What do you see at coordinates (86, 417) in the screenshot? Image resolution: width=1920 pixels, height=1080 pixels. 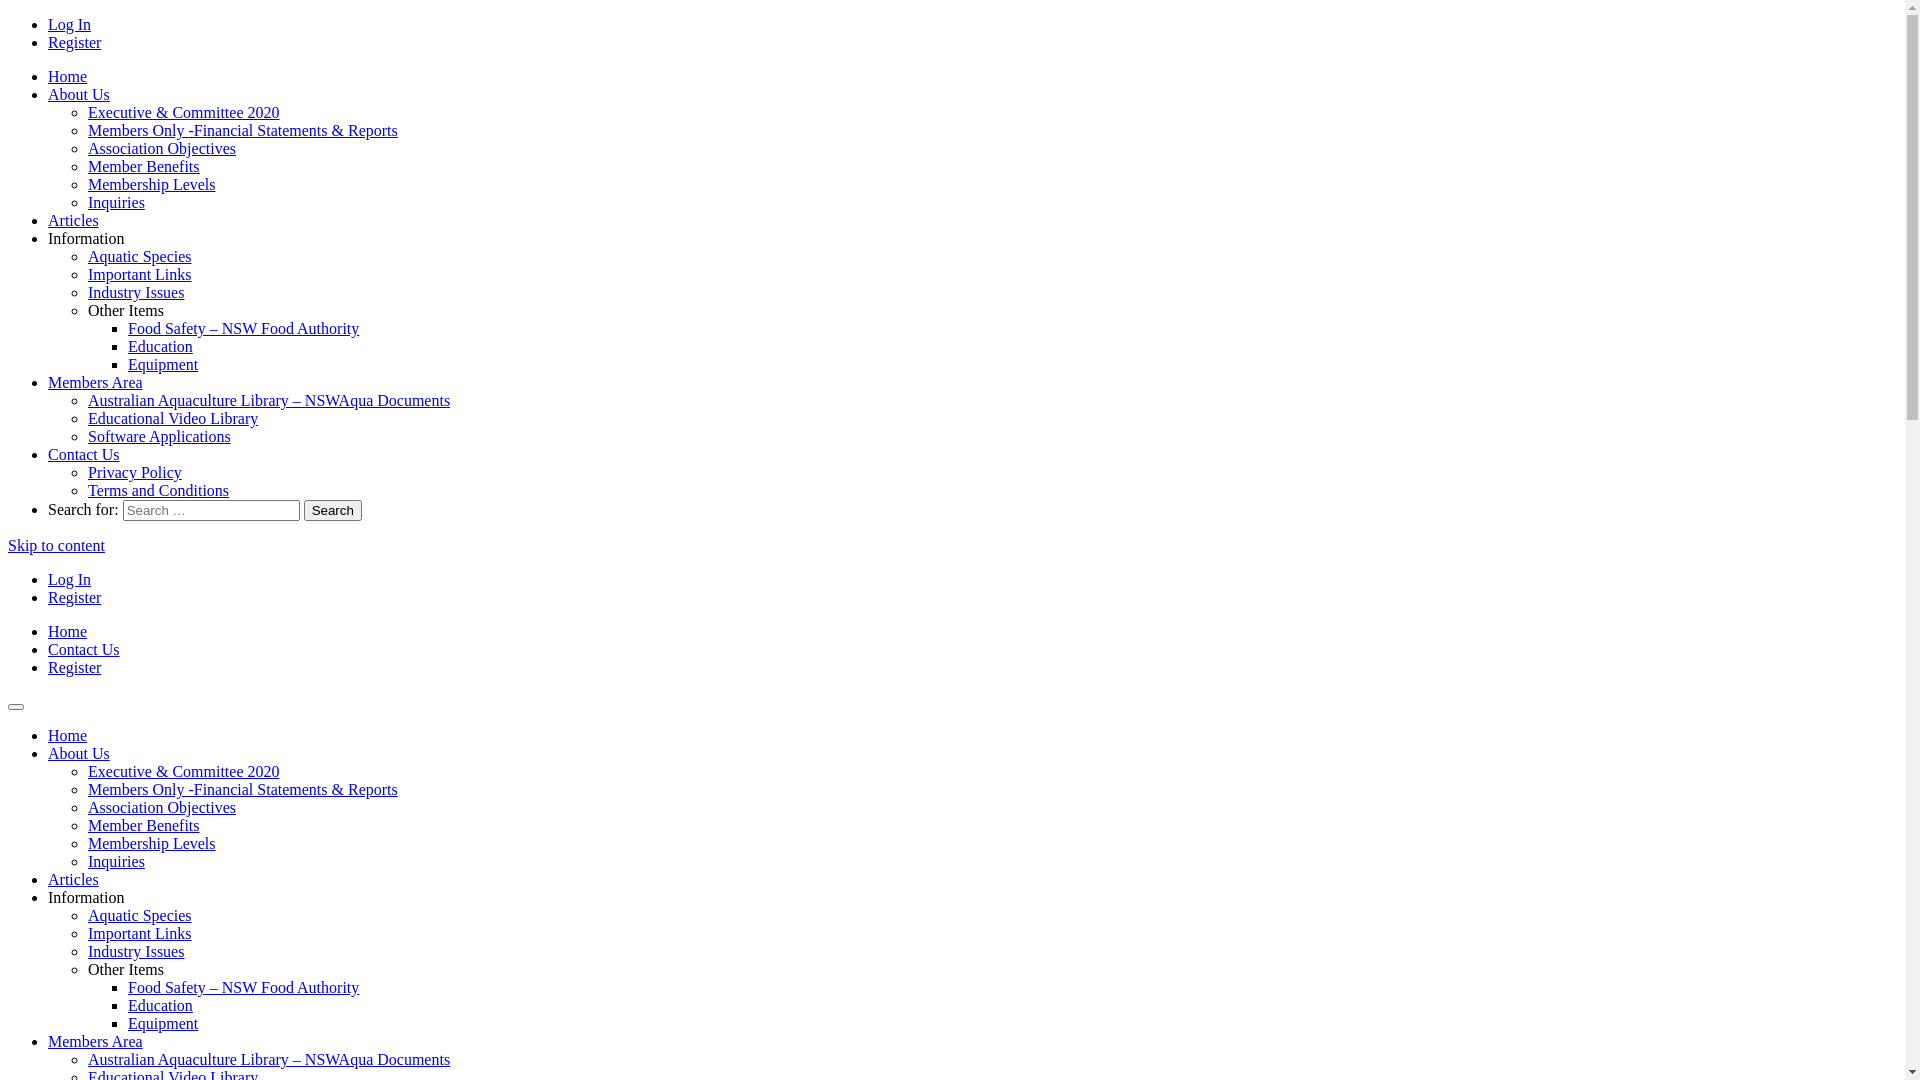 I see `'Educational Video Library'` at bounding box center [86, 417].